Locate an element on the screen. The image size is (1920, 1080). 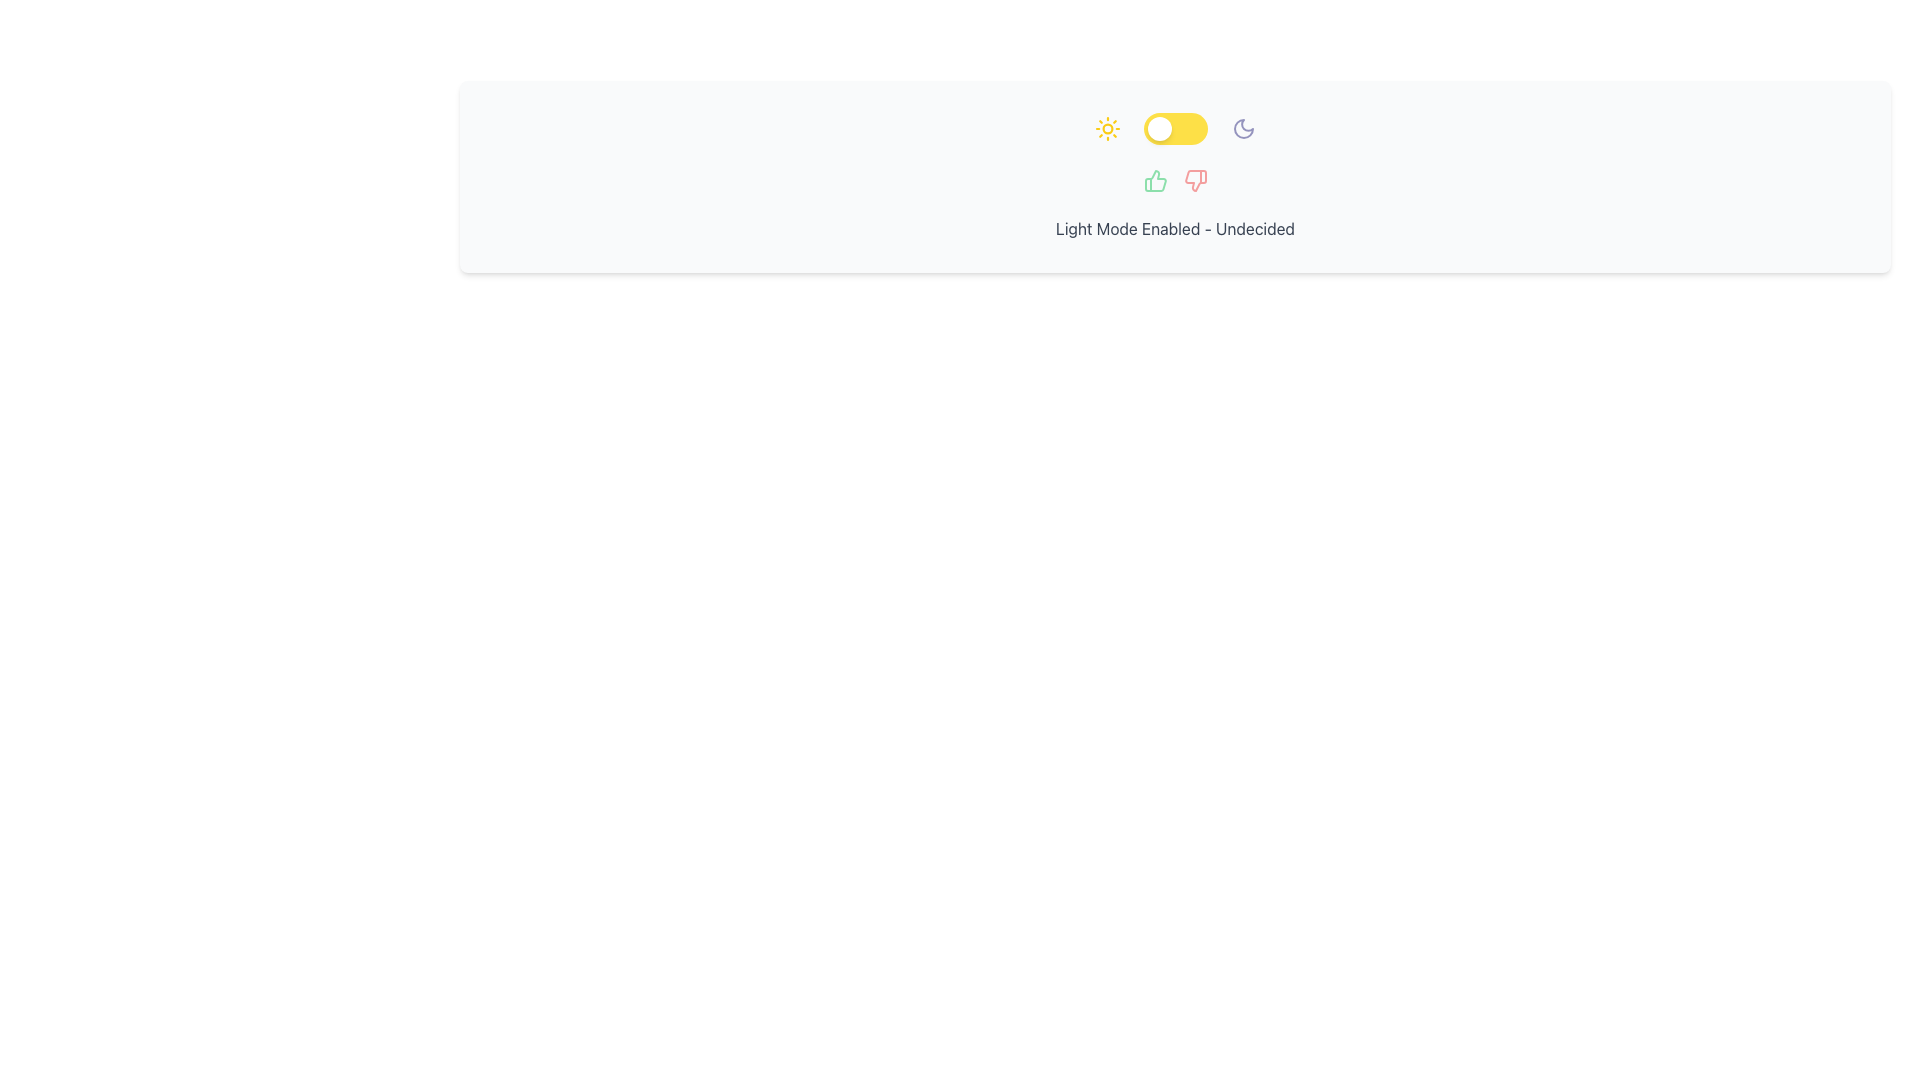
the sun icon located at the leftmost position in the upper portion of the interface to trigger a tooltip or visual response is located at coordinates (1106, 128).